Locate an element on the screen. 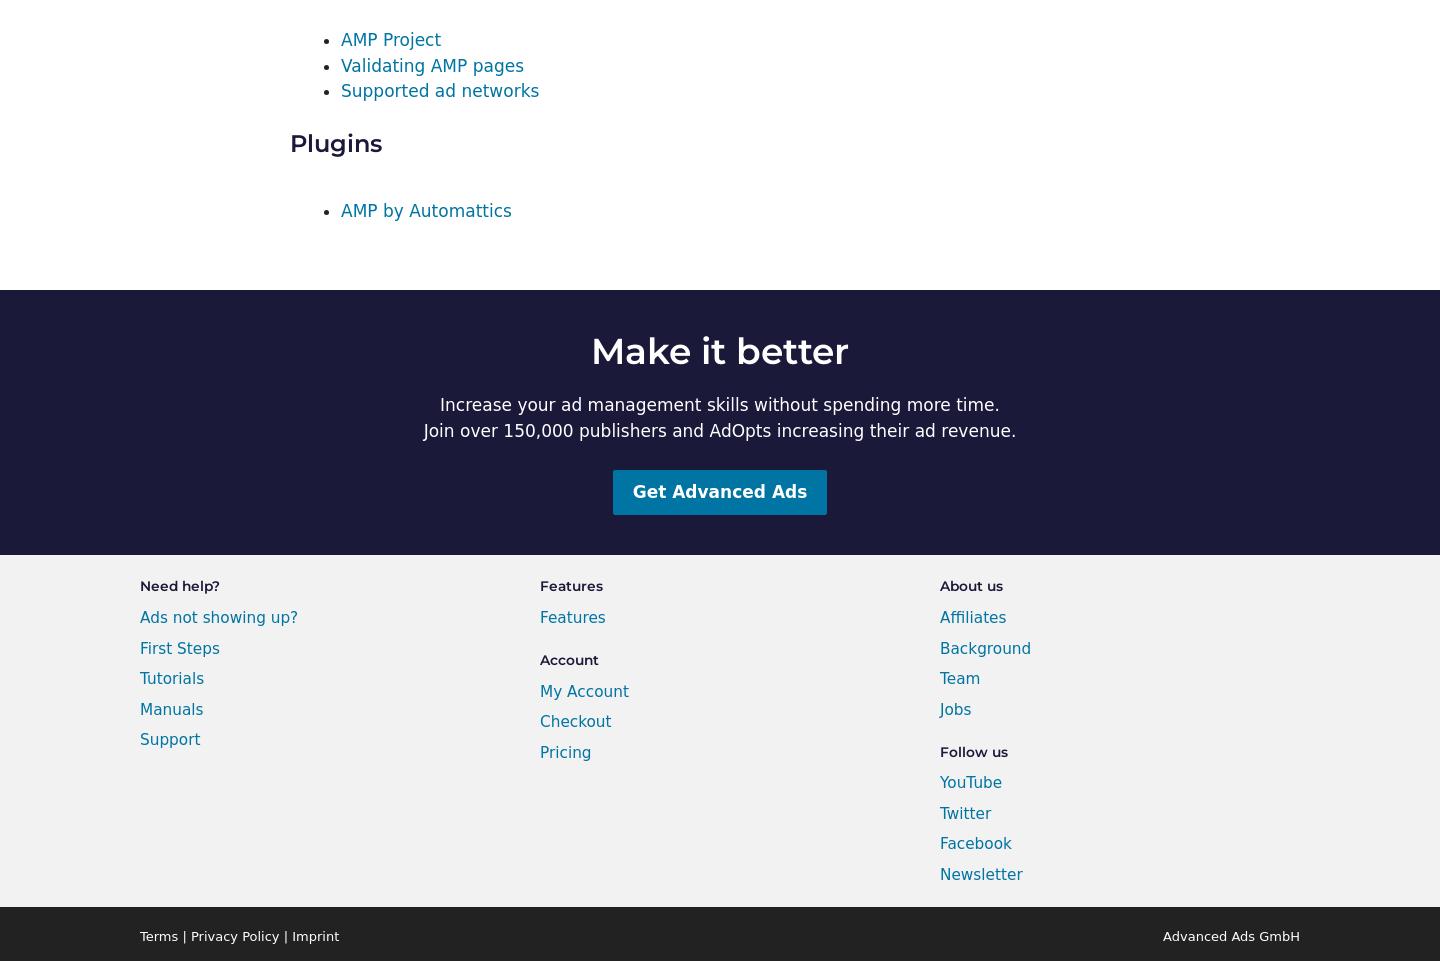  'AMP Project' is located at coordinates (389, 38).